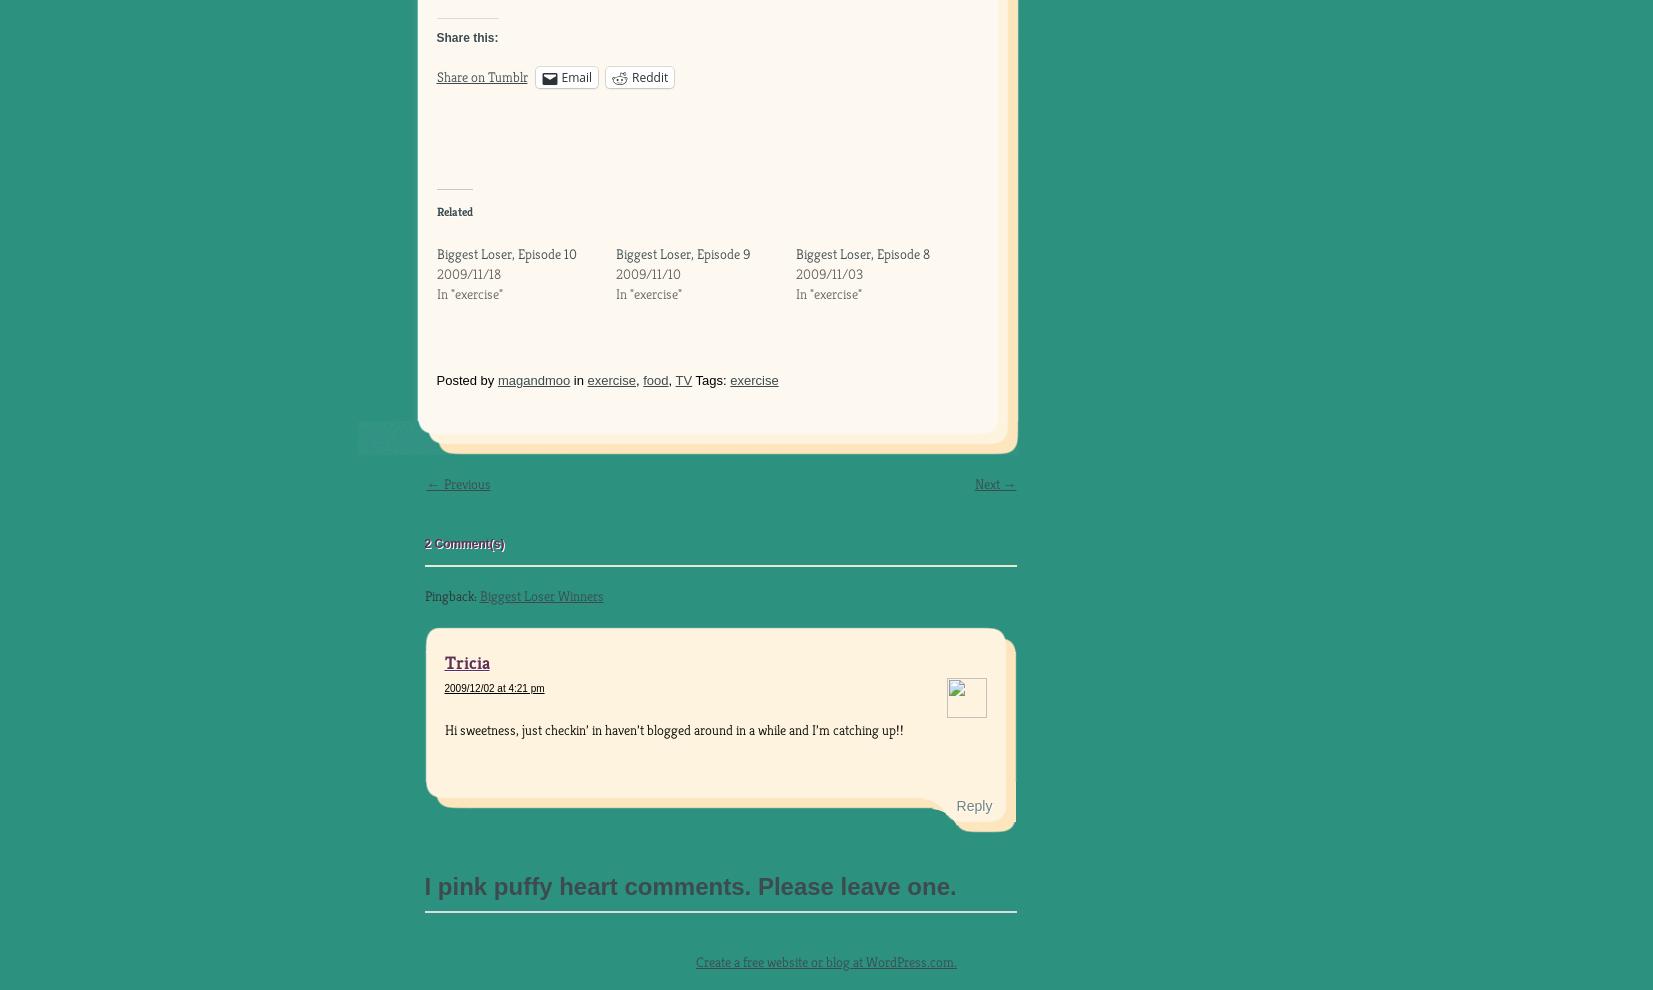 The height and width of the screenshot is (990, 1653). I want to click on 'Reply', so click(973, 804).